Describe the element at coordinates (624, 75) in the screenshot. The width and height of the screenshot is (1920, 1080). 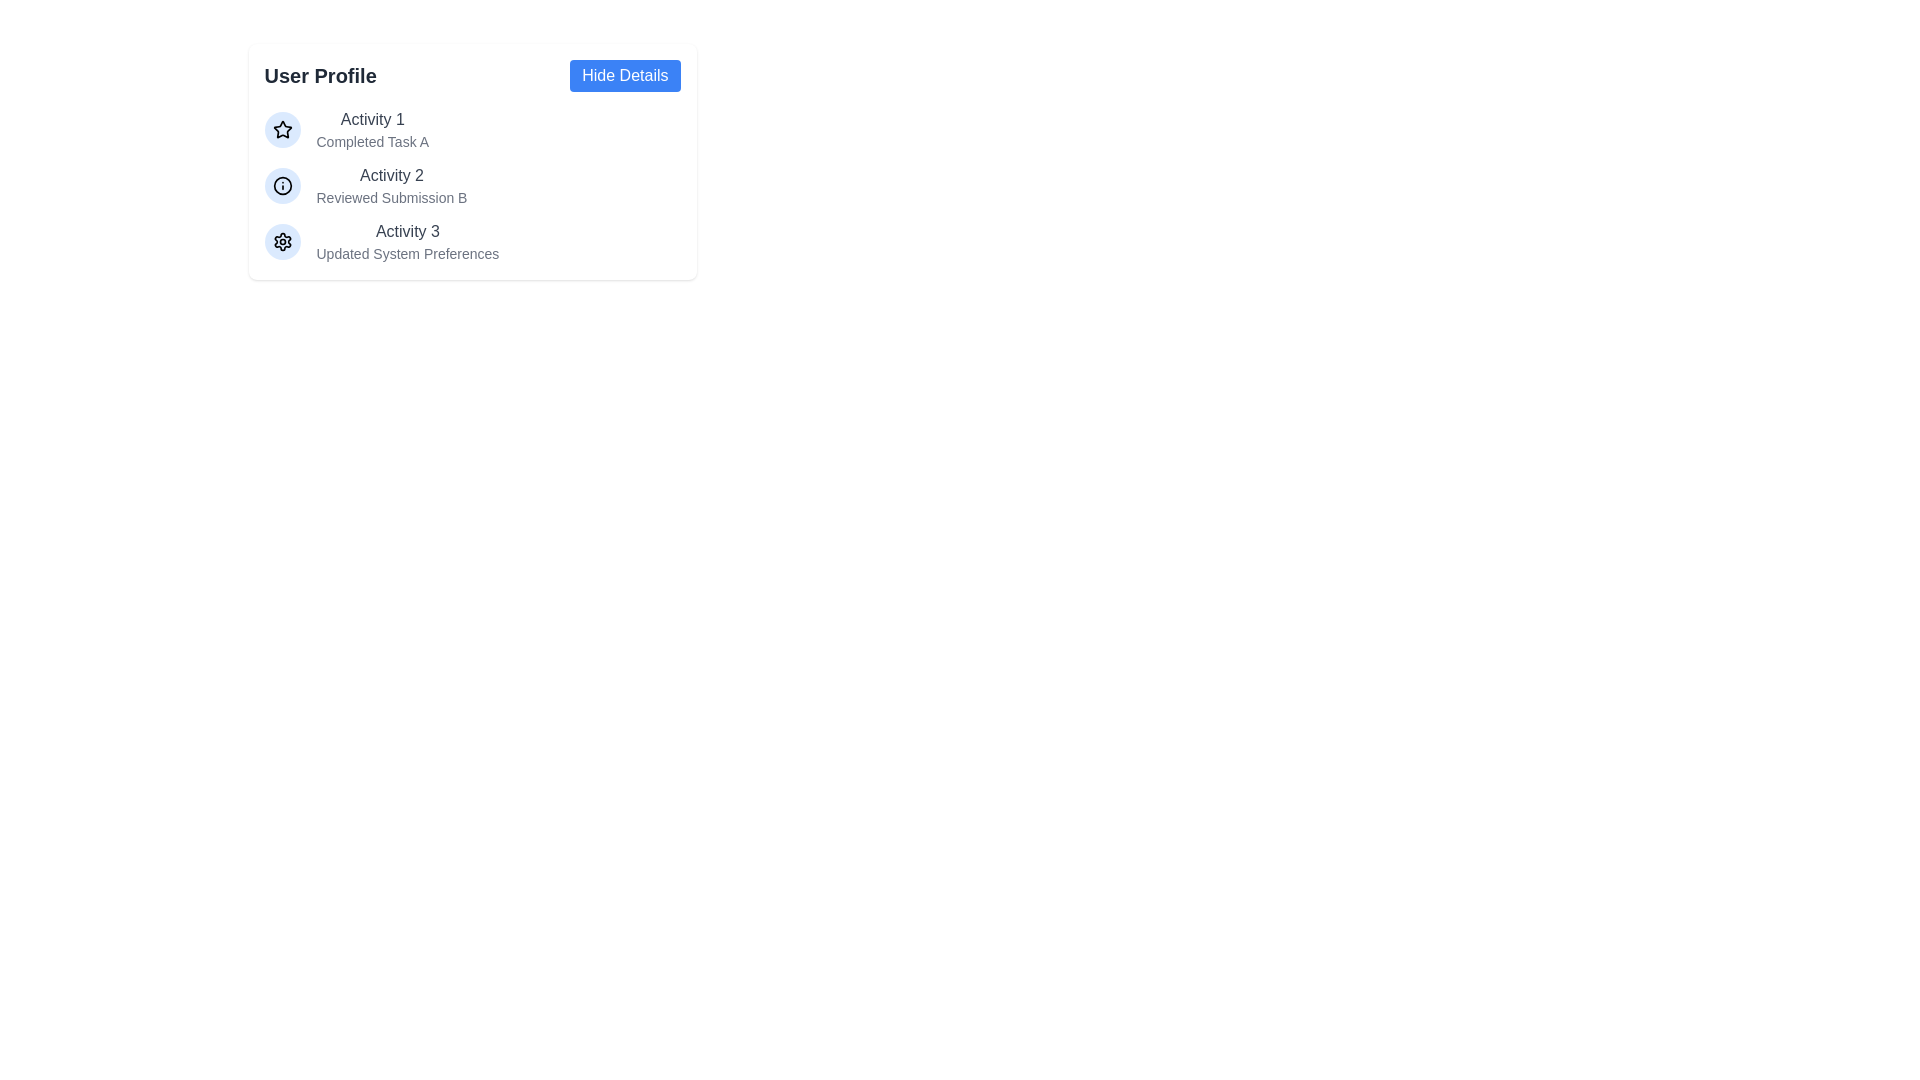
I see `the button located at the top-right side of the 'User Profile' section to hide additional details` at that location.